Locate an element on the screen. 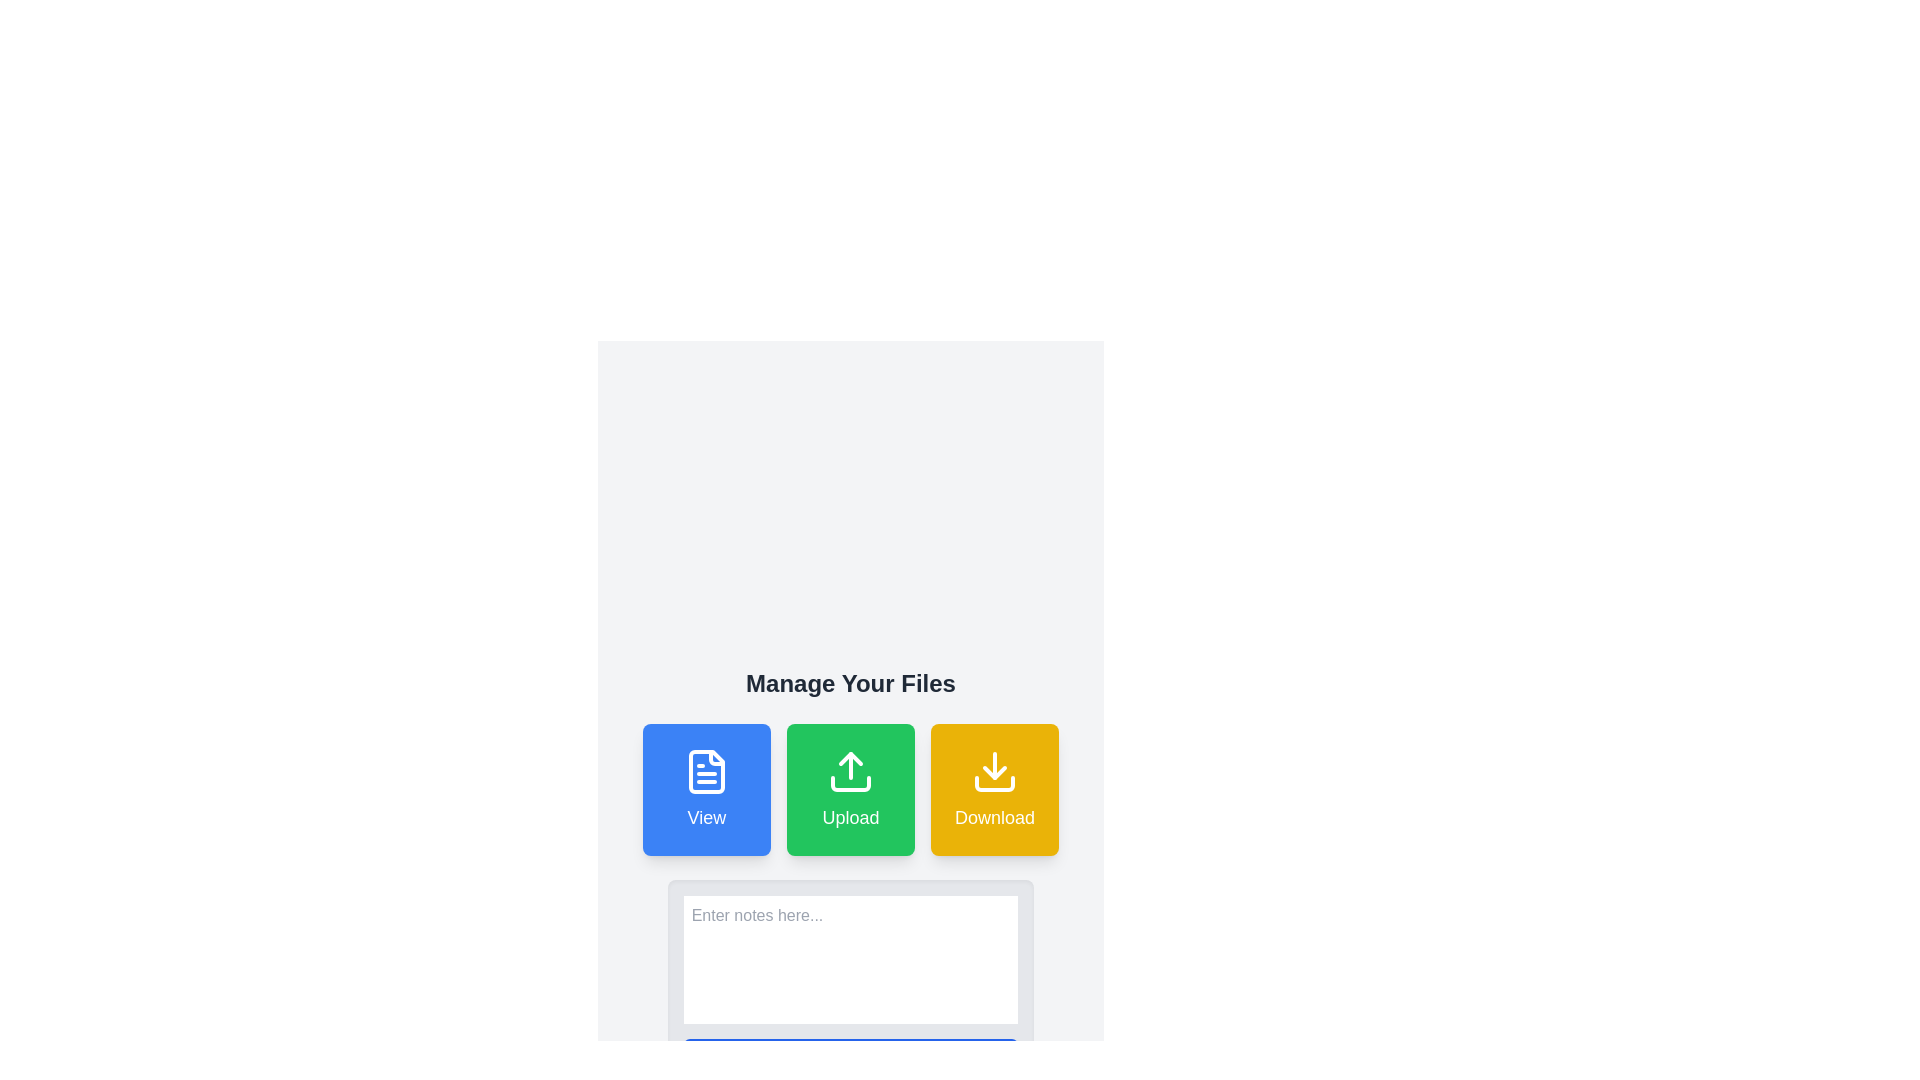 The height and width of the screenshot is (1080, 1920). the large, bold text header reading 'Manage Your Files' which is centrally aligned above the buttons 'View,' 'Upload,' and 'Download.' is located at coordinates (850, 681).